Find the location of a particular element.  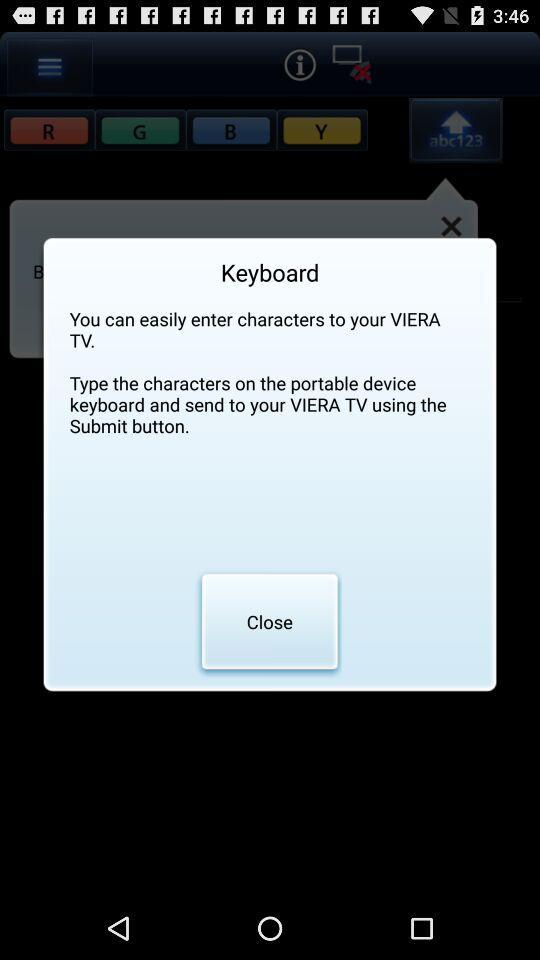

the menu icon is located at coordinates (50, 71).